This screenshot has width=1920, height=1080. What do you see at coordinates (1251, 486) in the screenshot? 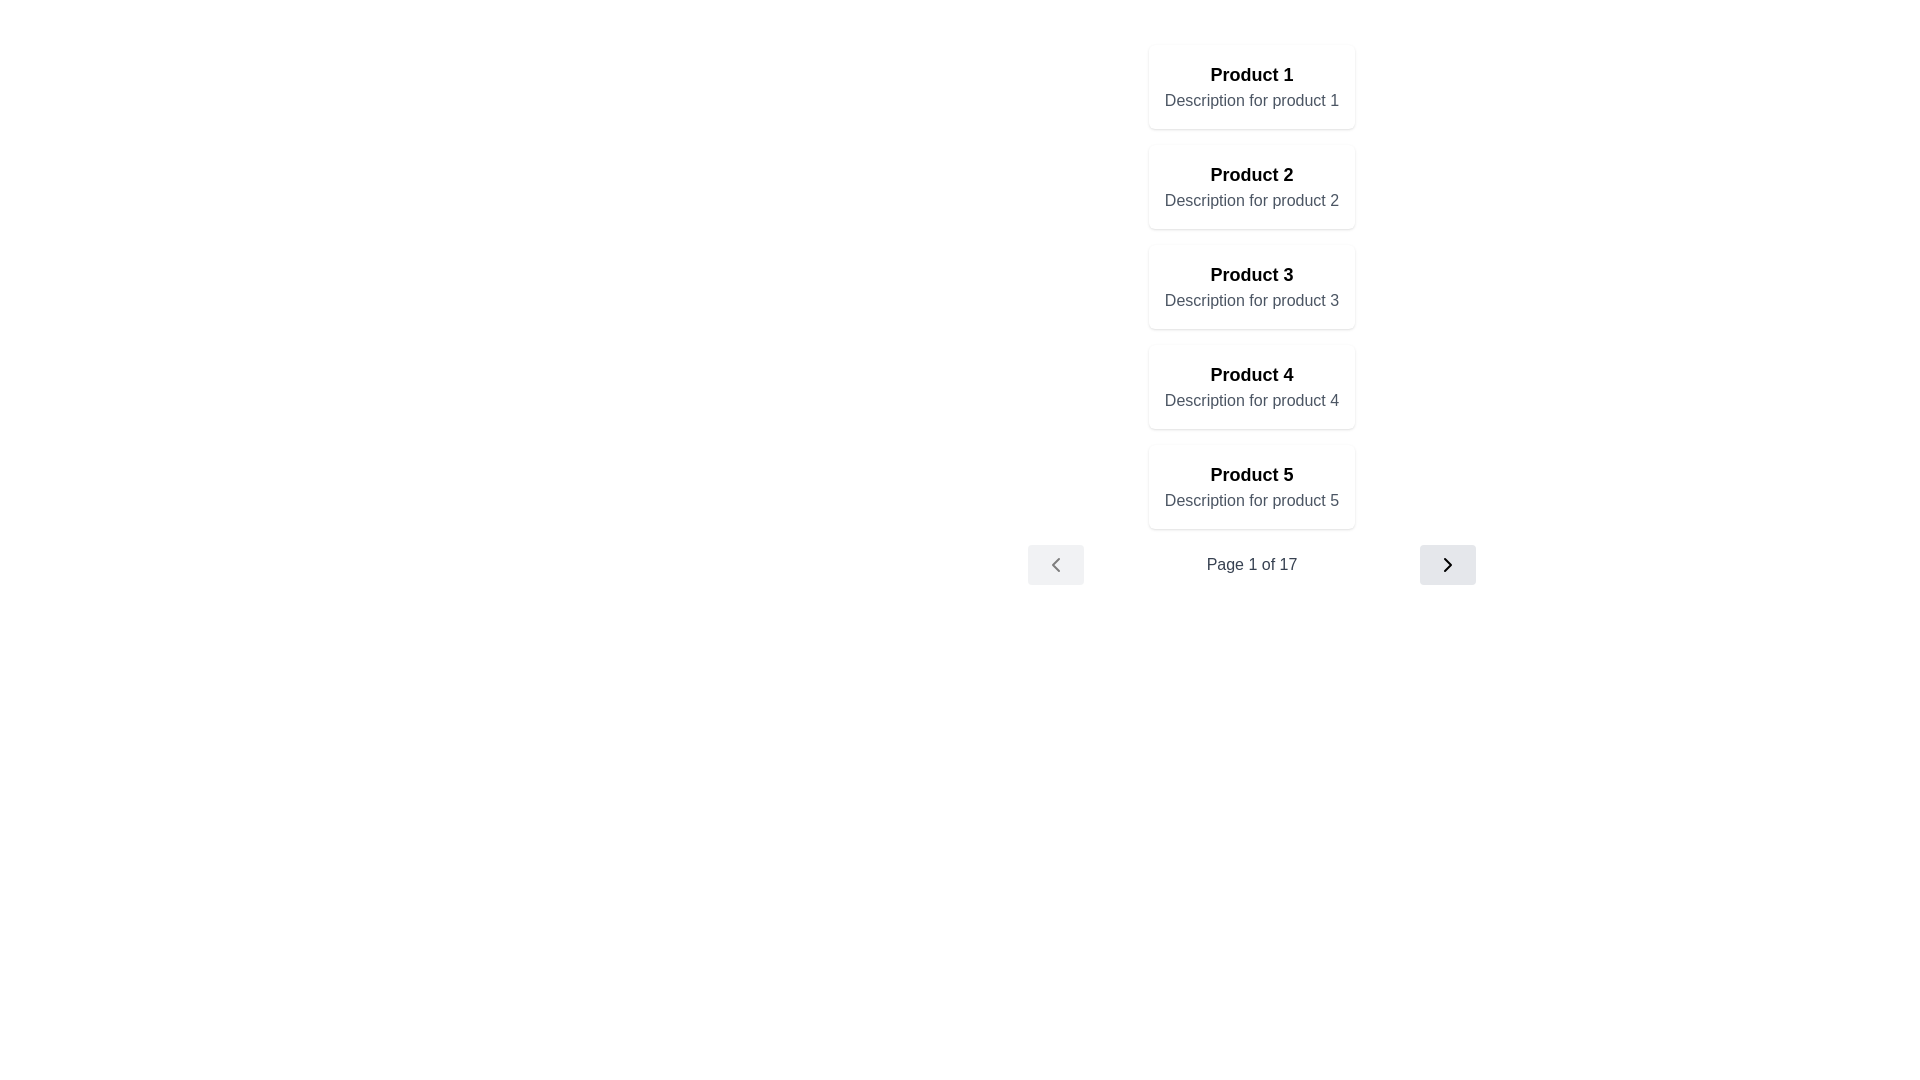
I see `the display card for 'Product 5'` at bounding box center [1251, 486].